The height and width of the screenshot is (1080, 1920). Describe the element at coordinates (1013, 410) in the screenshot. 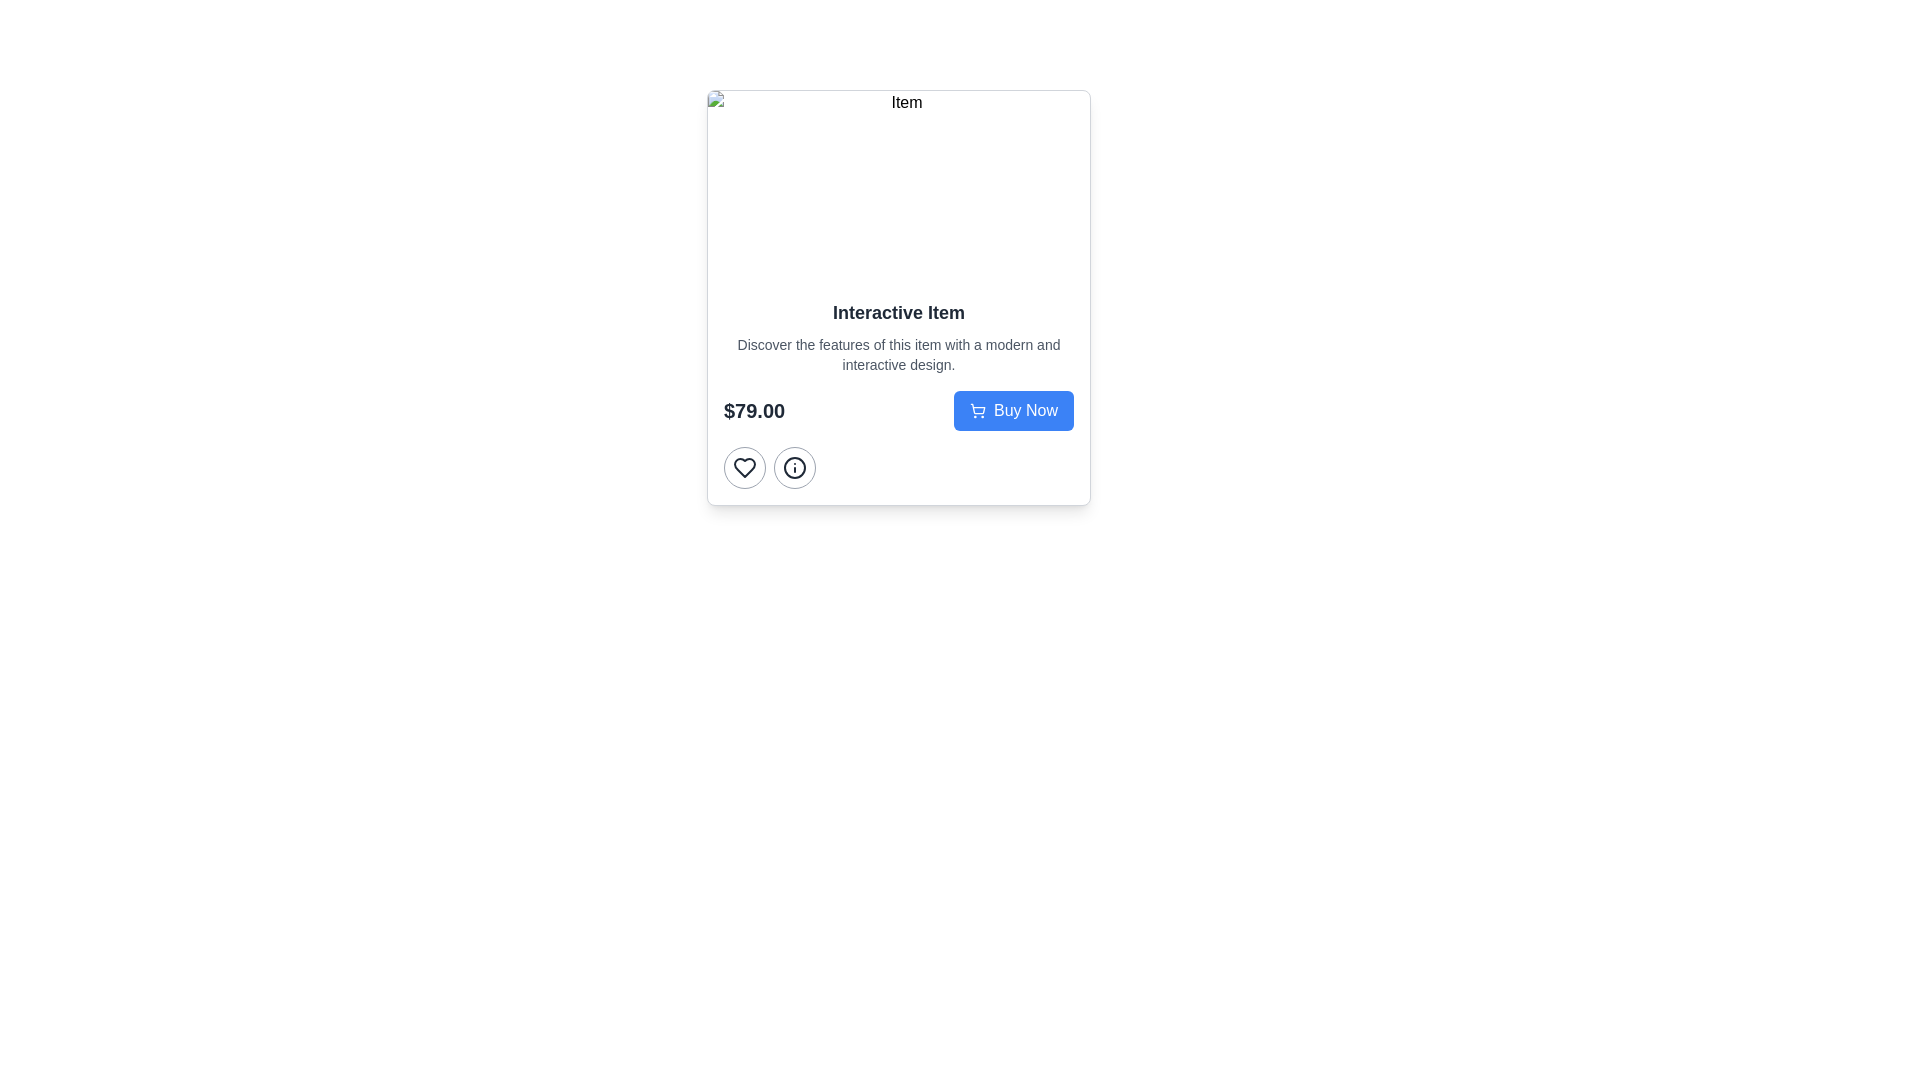

I see `the 'Buy Now' button with a blue background and a shopping cart icon to change its background color` at that location.